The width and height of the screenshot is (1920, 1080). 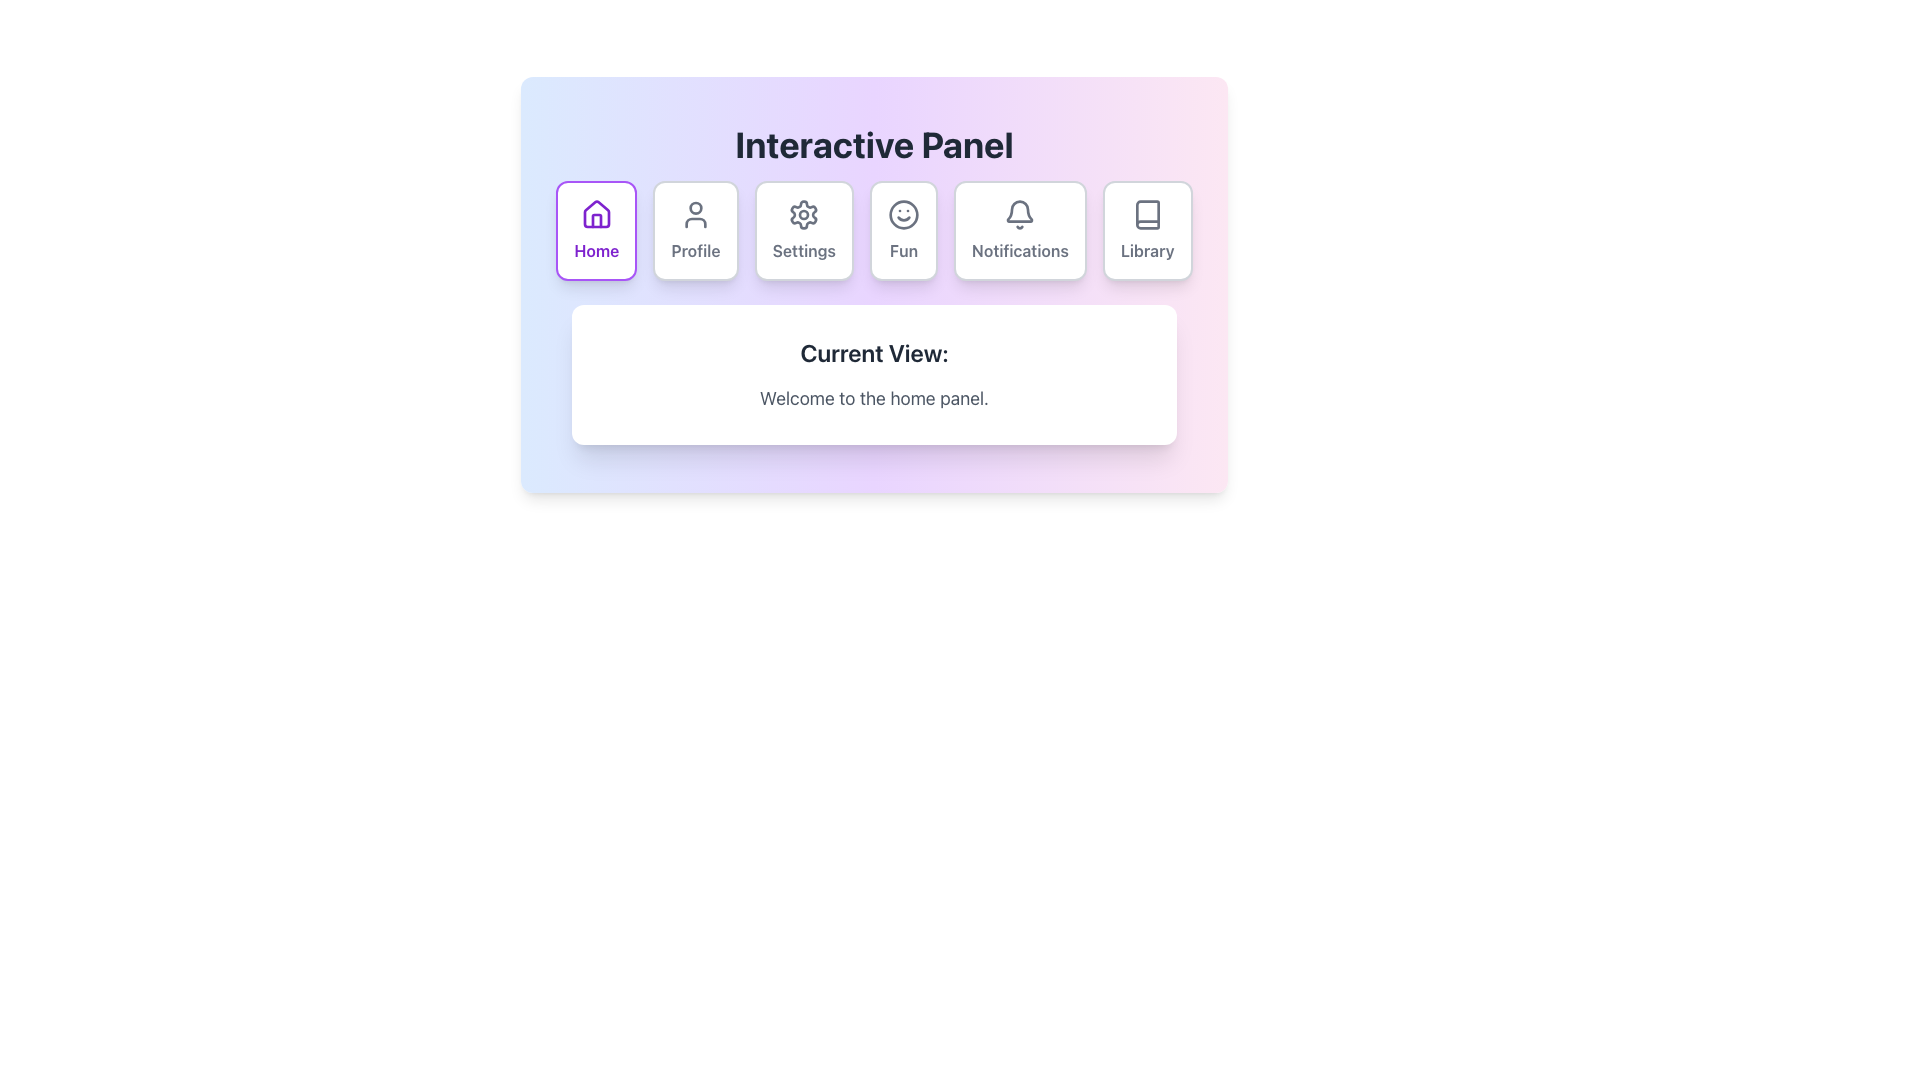 What do you see at coordinates (696, 215) in the screenshot?
I see `the 'Profile' SVG Icon, which is located at the center of the 'Profile' button, the second button from the left in the row of interactive buttons at the top of the interface` at bounding box center [696, 215].